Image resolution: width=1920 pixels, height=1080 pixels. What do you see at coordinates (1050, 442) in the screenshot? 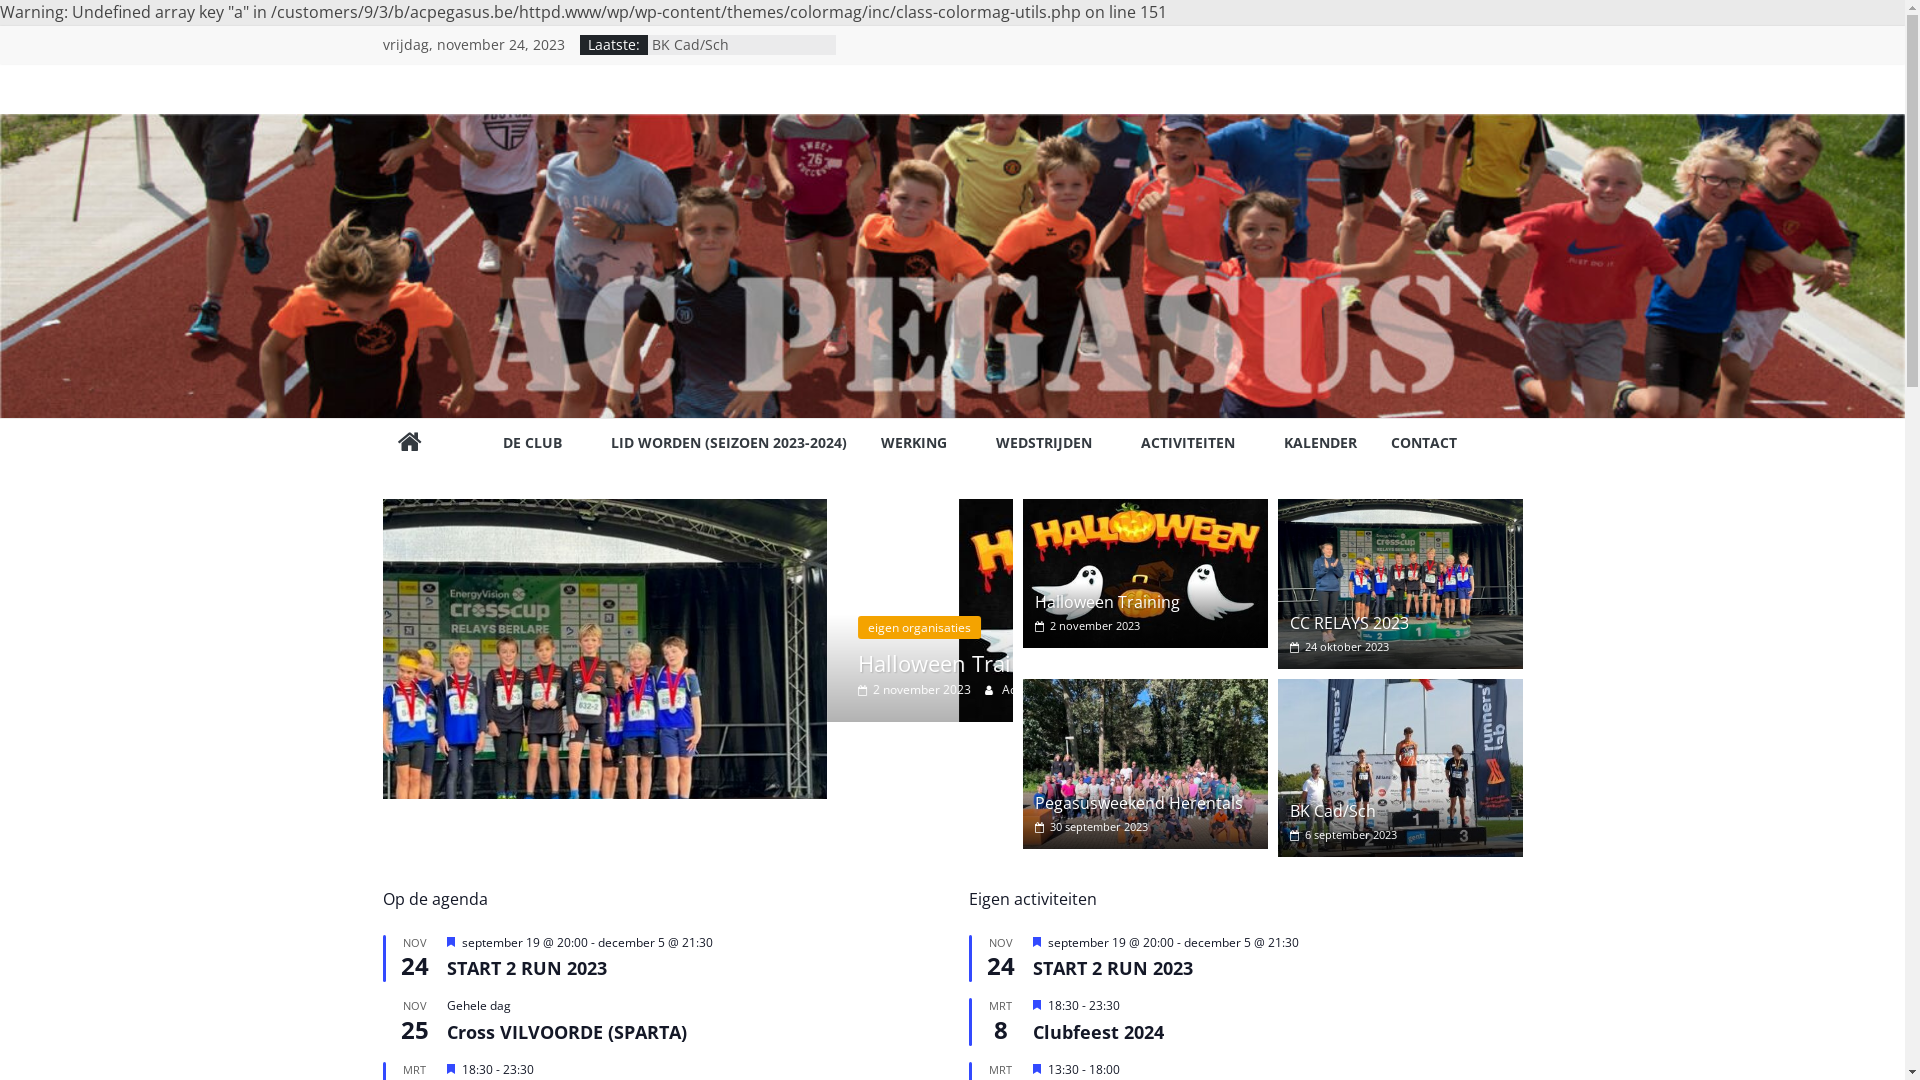
I see `'WEDSTRIJDEN'` at bounding box center [1050, 442].